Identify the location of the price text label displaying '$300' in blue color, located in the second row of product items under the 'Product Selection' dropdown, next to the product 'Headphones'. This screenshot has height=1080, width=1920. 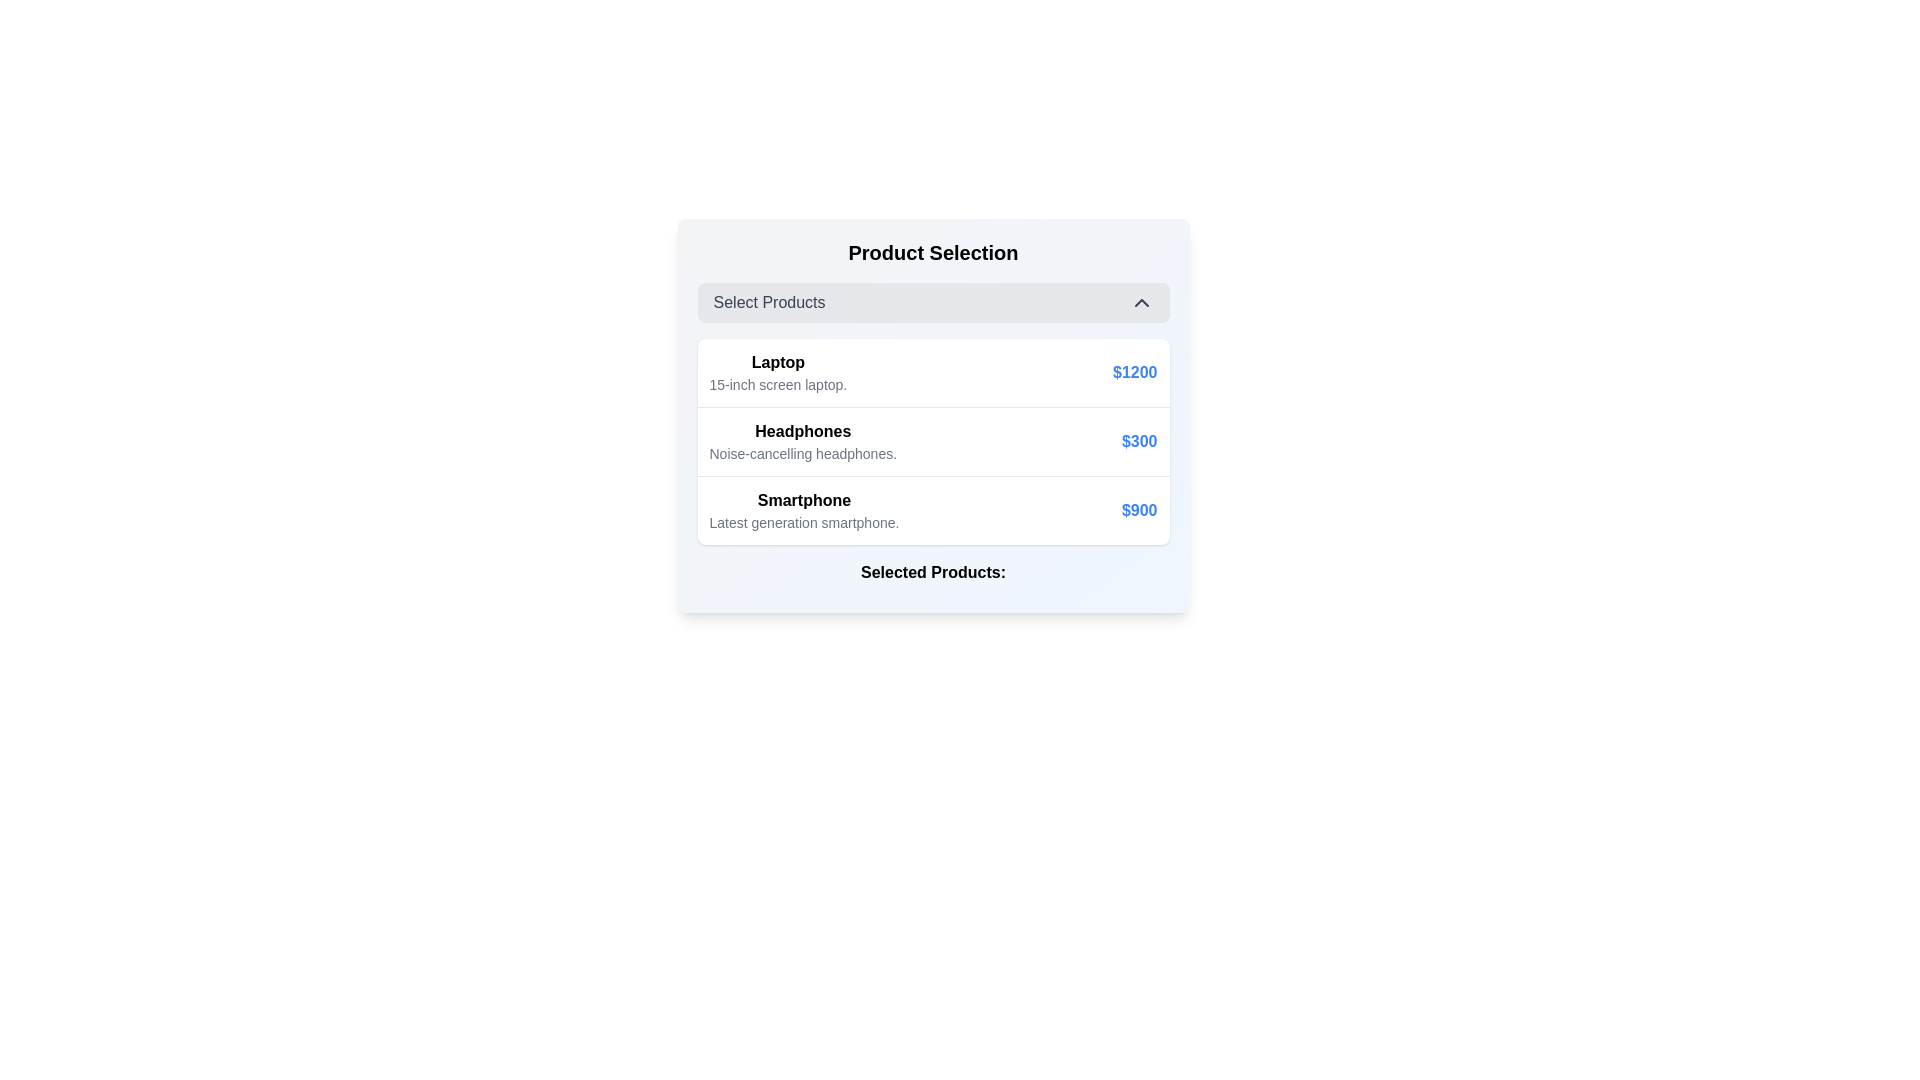
(1139, 441).